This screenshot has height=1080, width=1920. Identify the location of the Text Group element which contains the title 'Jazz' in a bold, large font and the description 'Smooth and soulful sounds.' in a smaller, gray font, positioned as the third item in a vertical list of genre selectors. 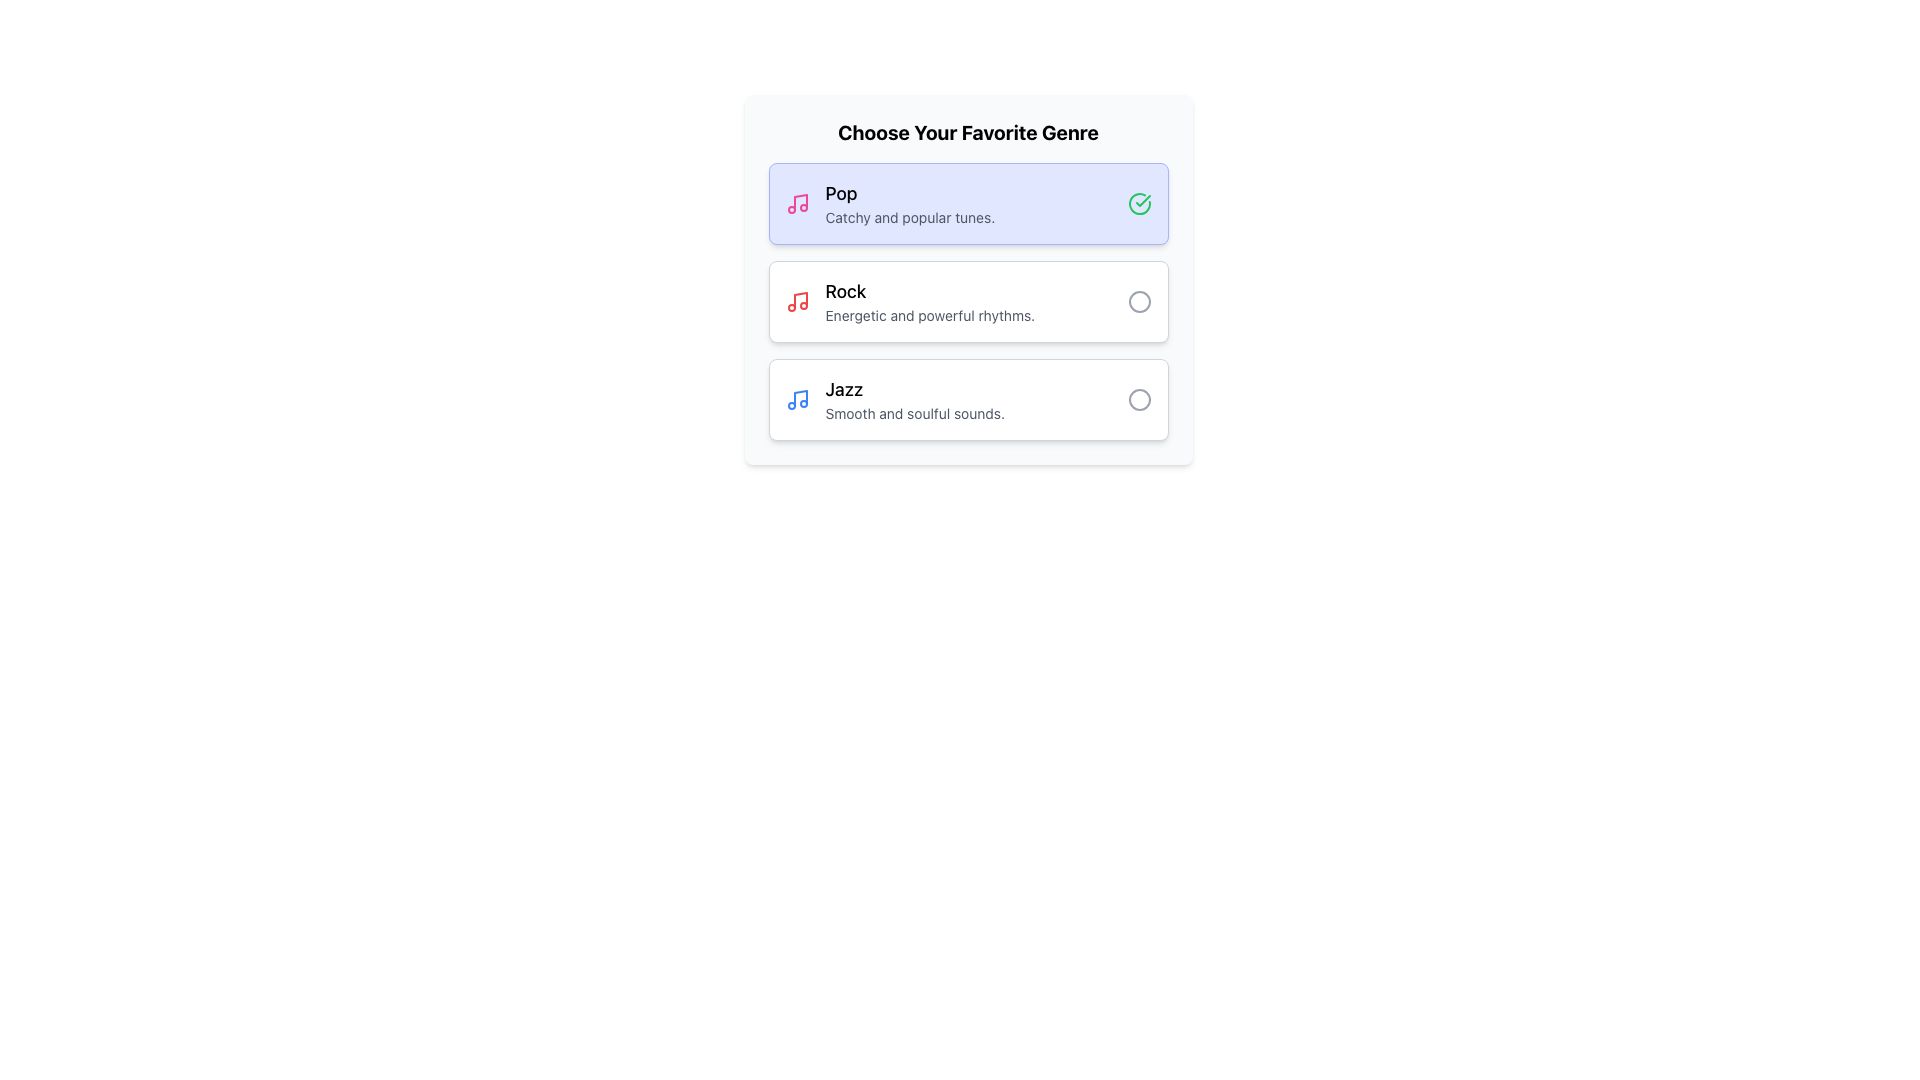
(976, 400).